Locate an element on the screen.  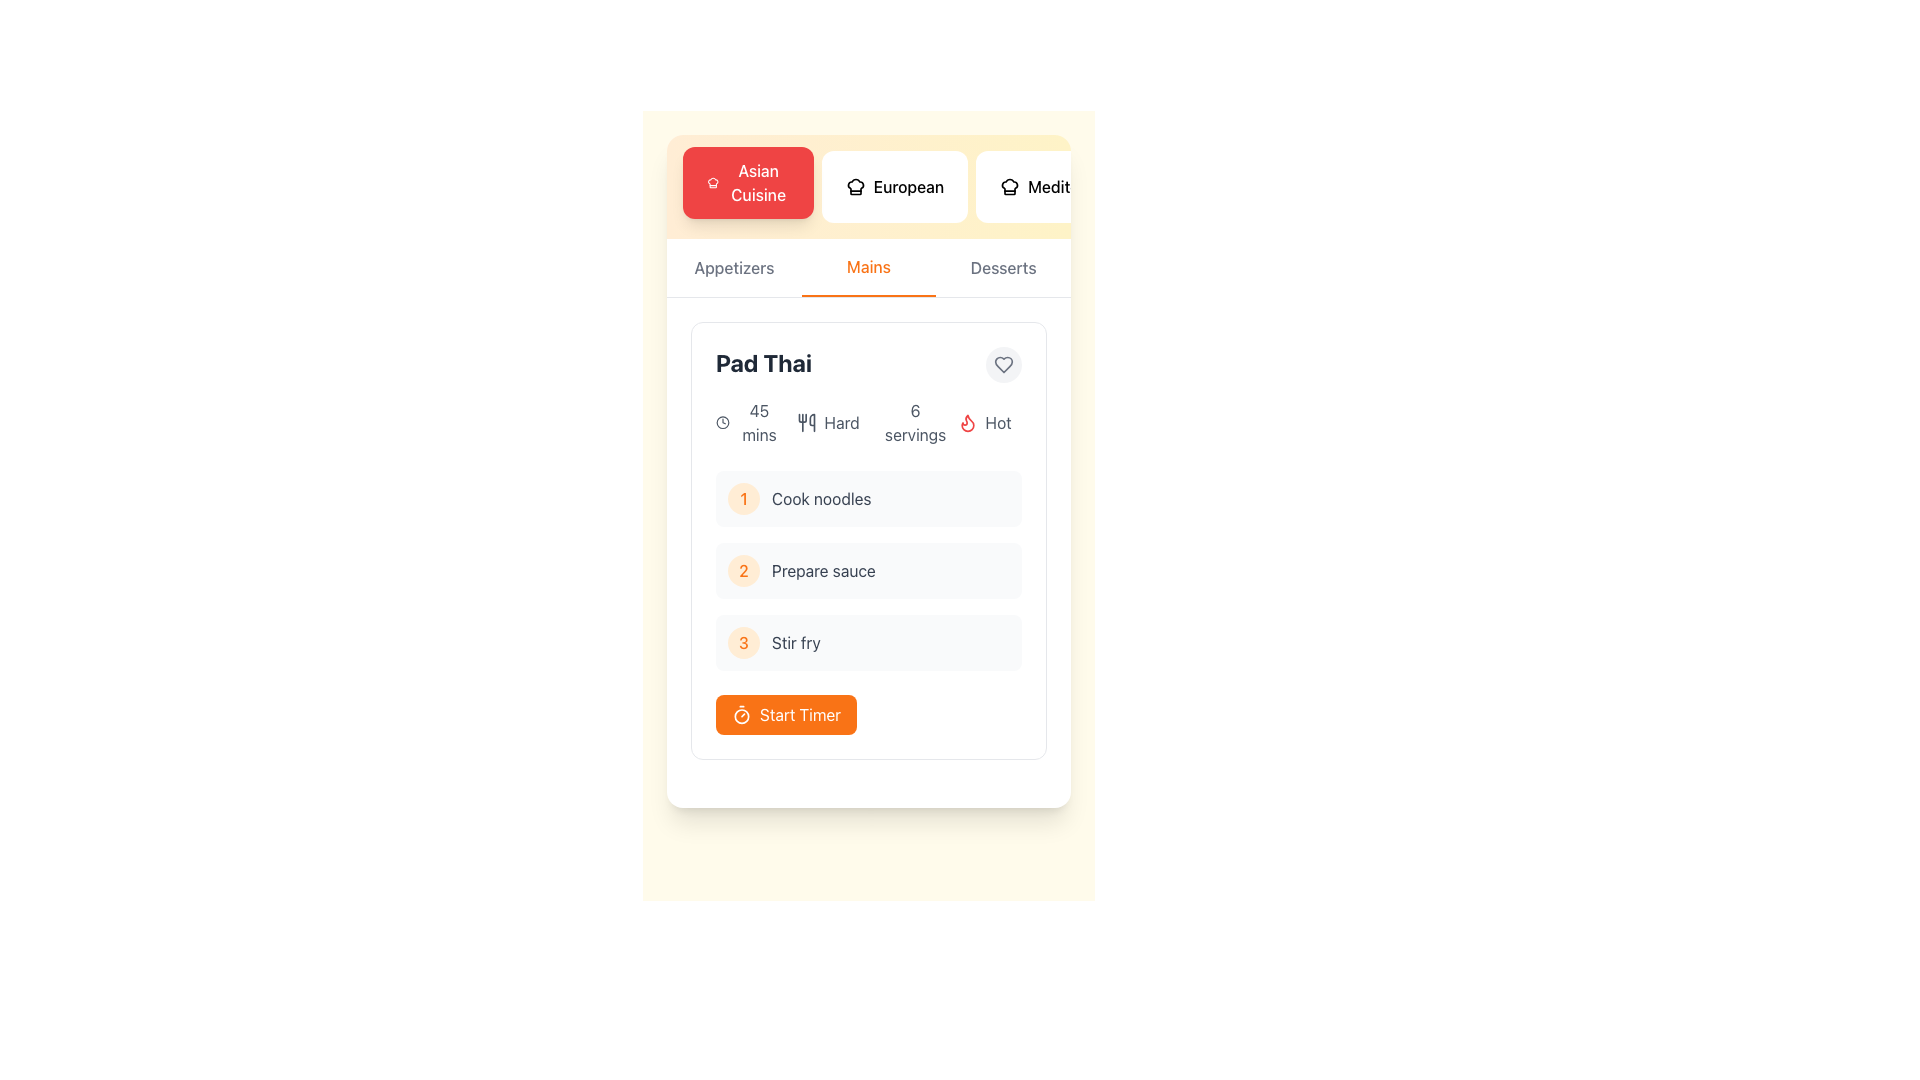
the heart-shaped favorite icon located in the top-right corner of the Pad Thai card is located at coordinates (1003, 365).